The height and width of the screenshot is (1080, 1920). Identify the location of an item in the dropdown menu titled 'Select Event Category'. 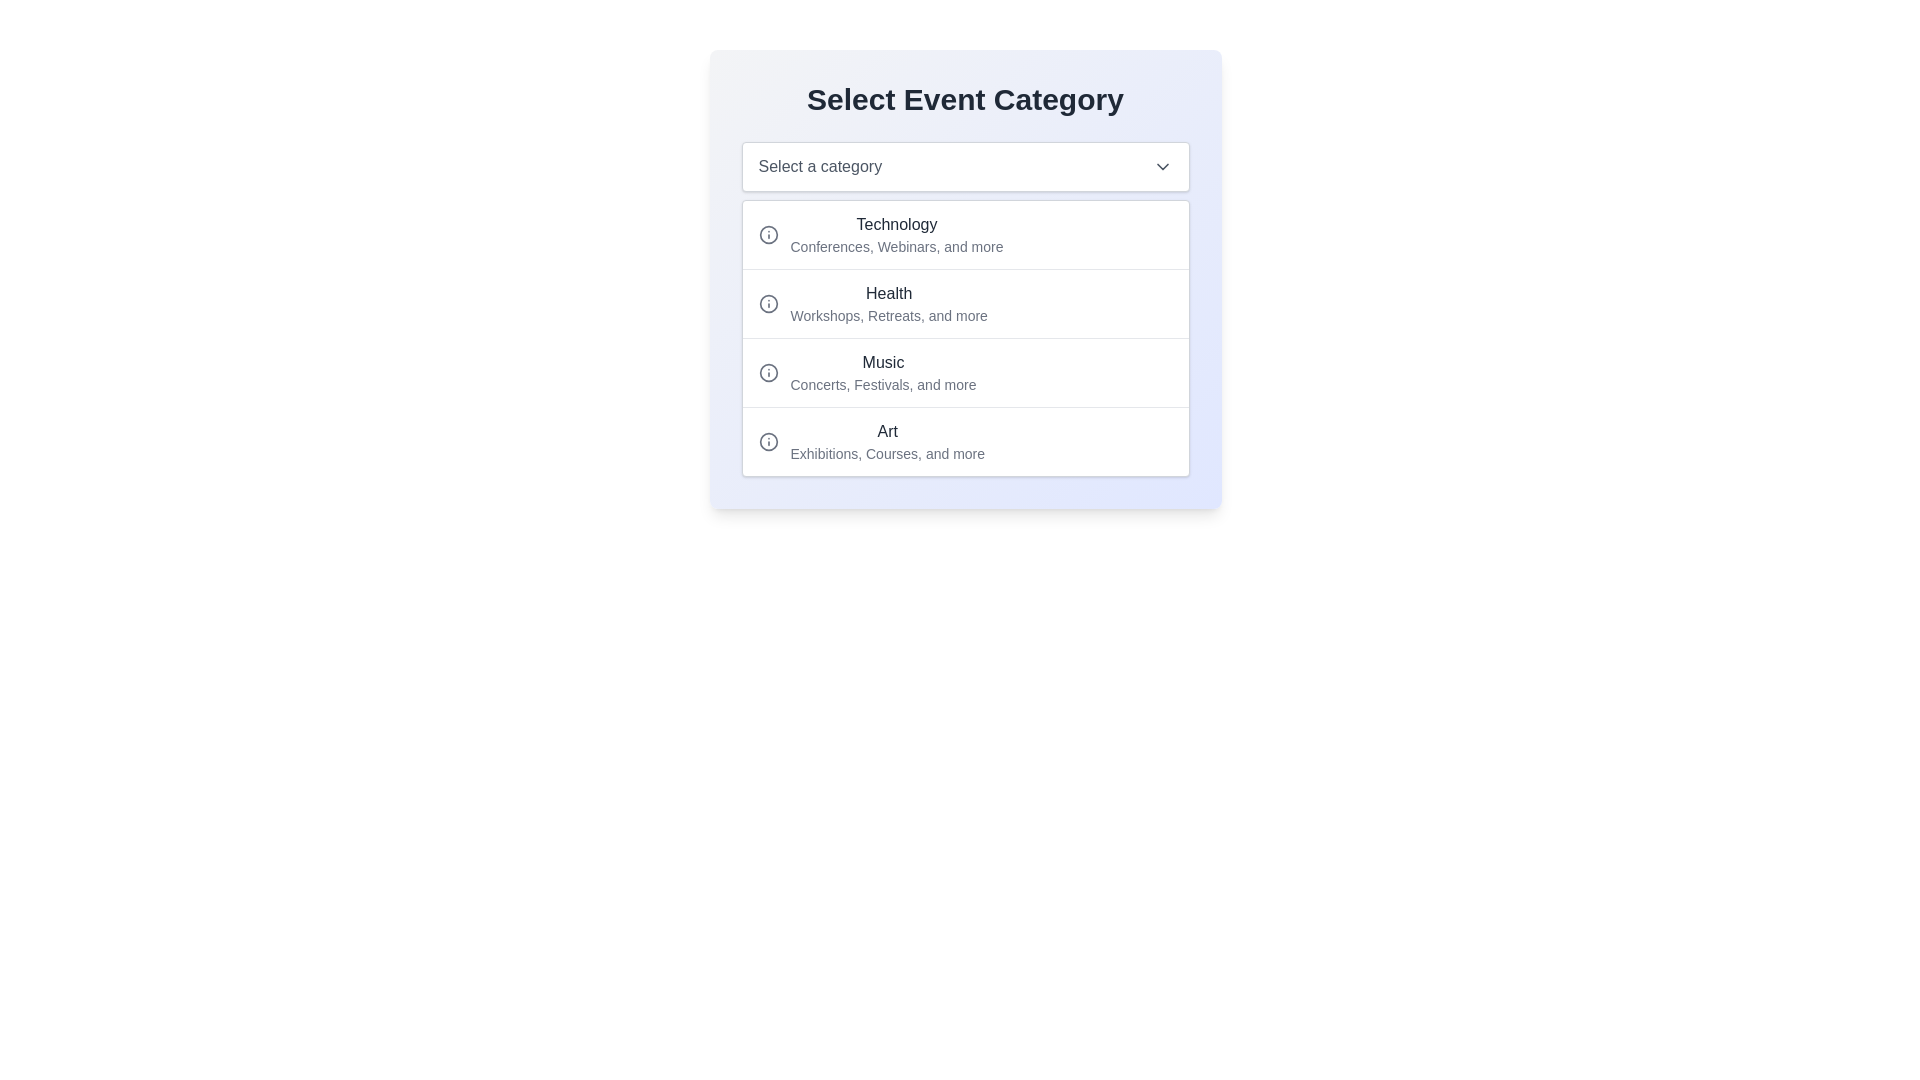
(965, 337).